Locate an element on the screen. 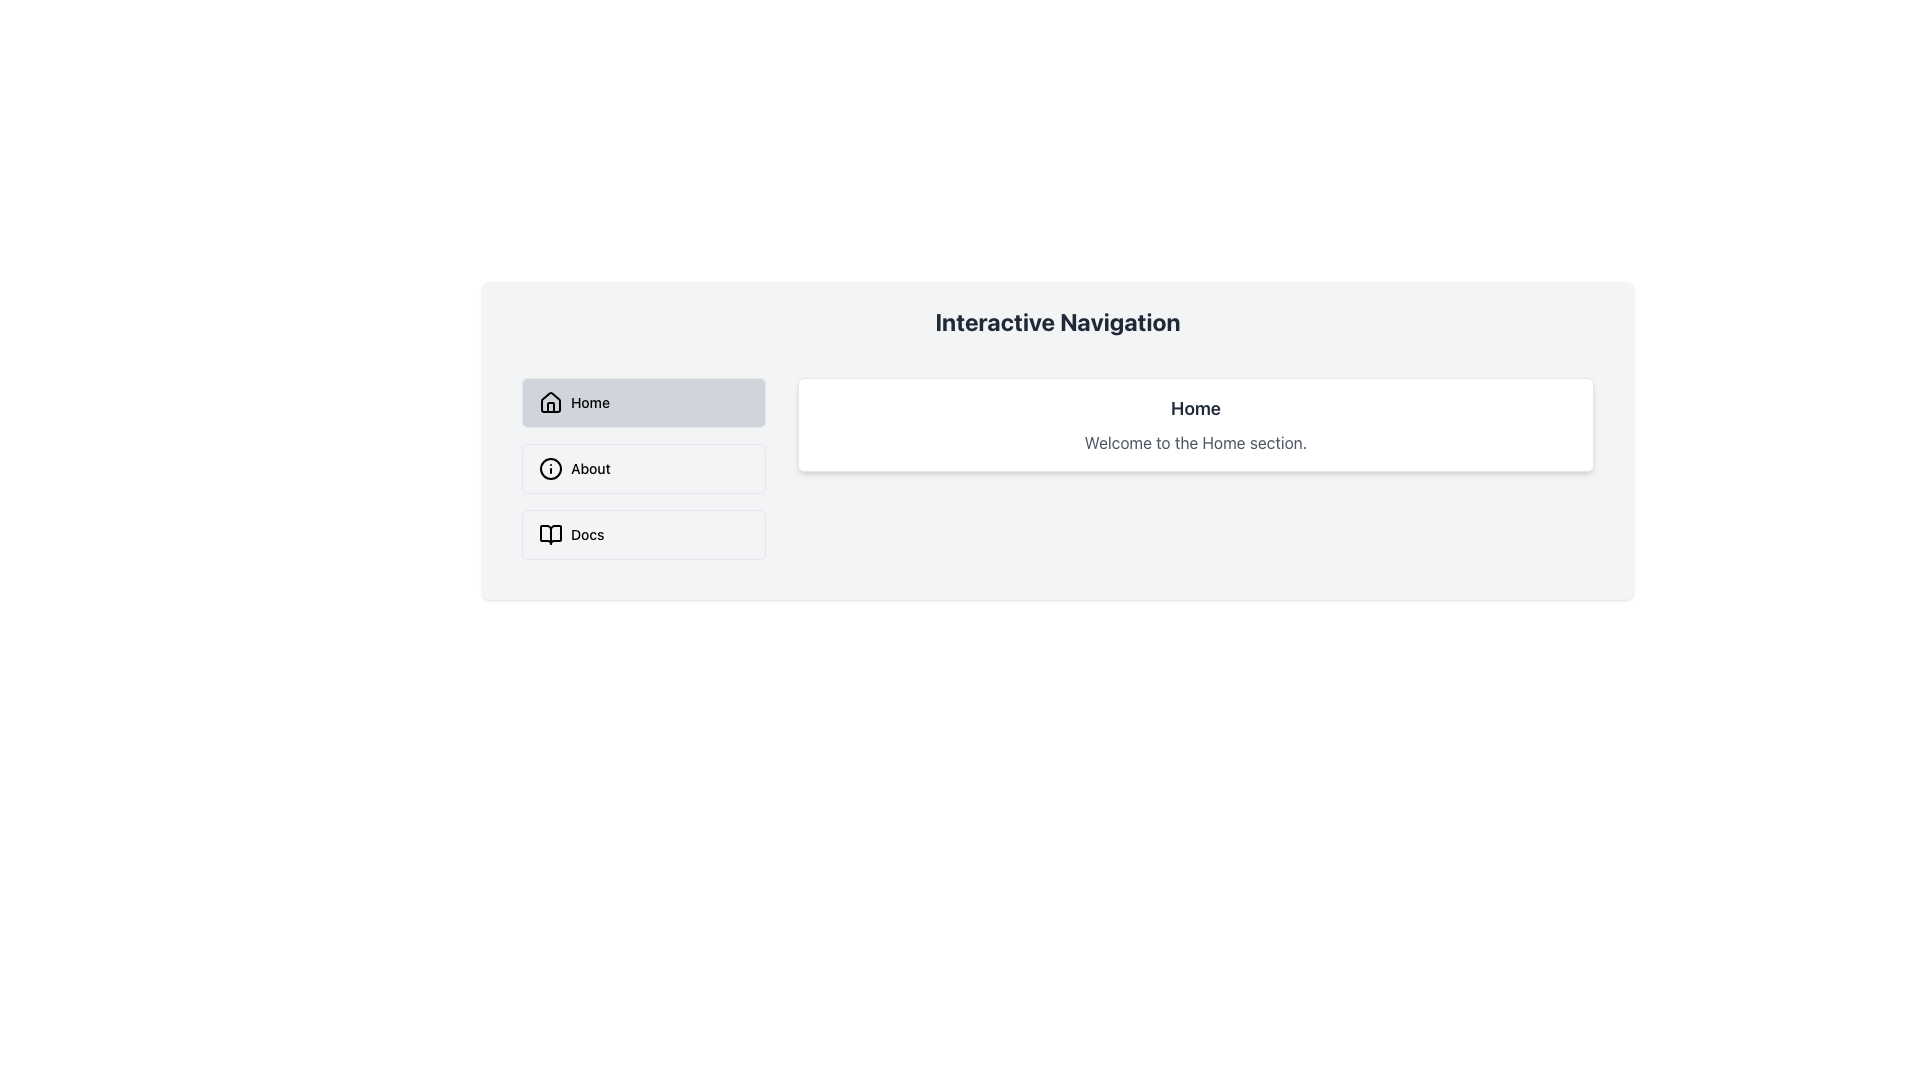  the Static Text that provides descriptive information or a welcome message regarding the 'Home' section, which is centrally positioned within the white card in the main content area of the interface is located at coordinates (1195, 442).